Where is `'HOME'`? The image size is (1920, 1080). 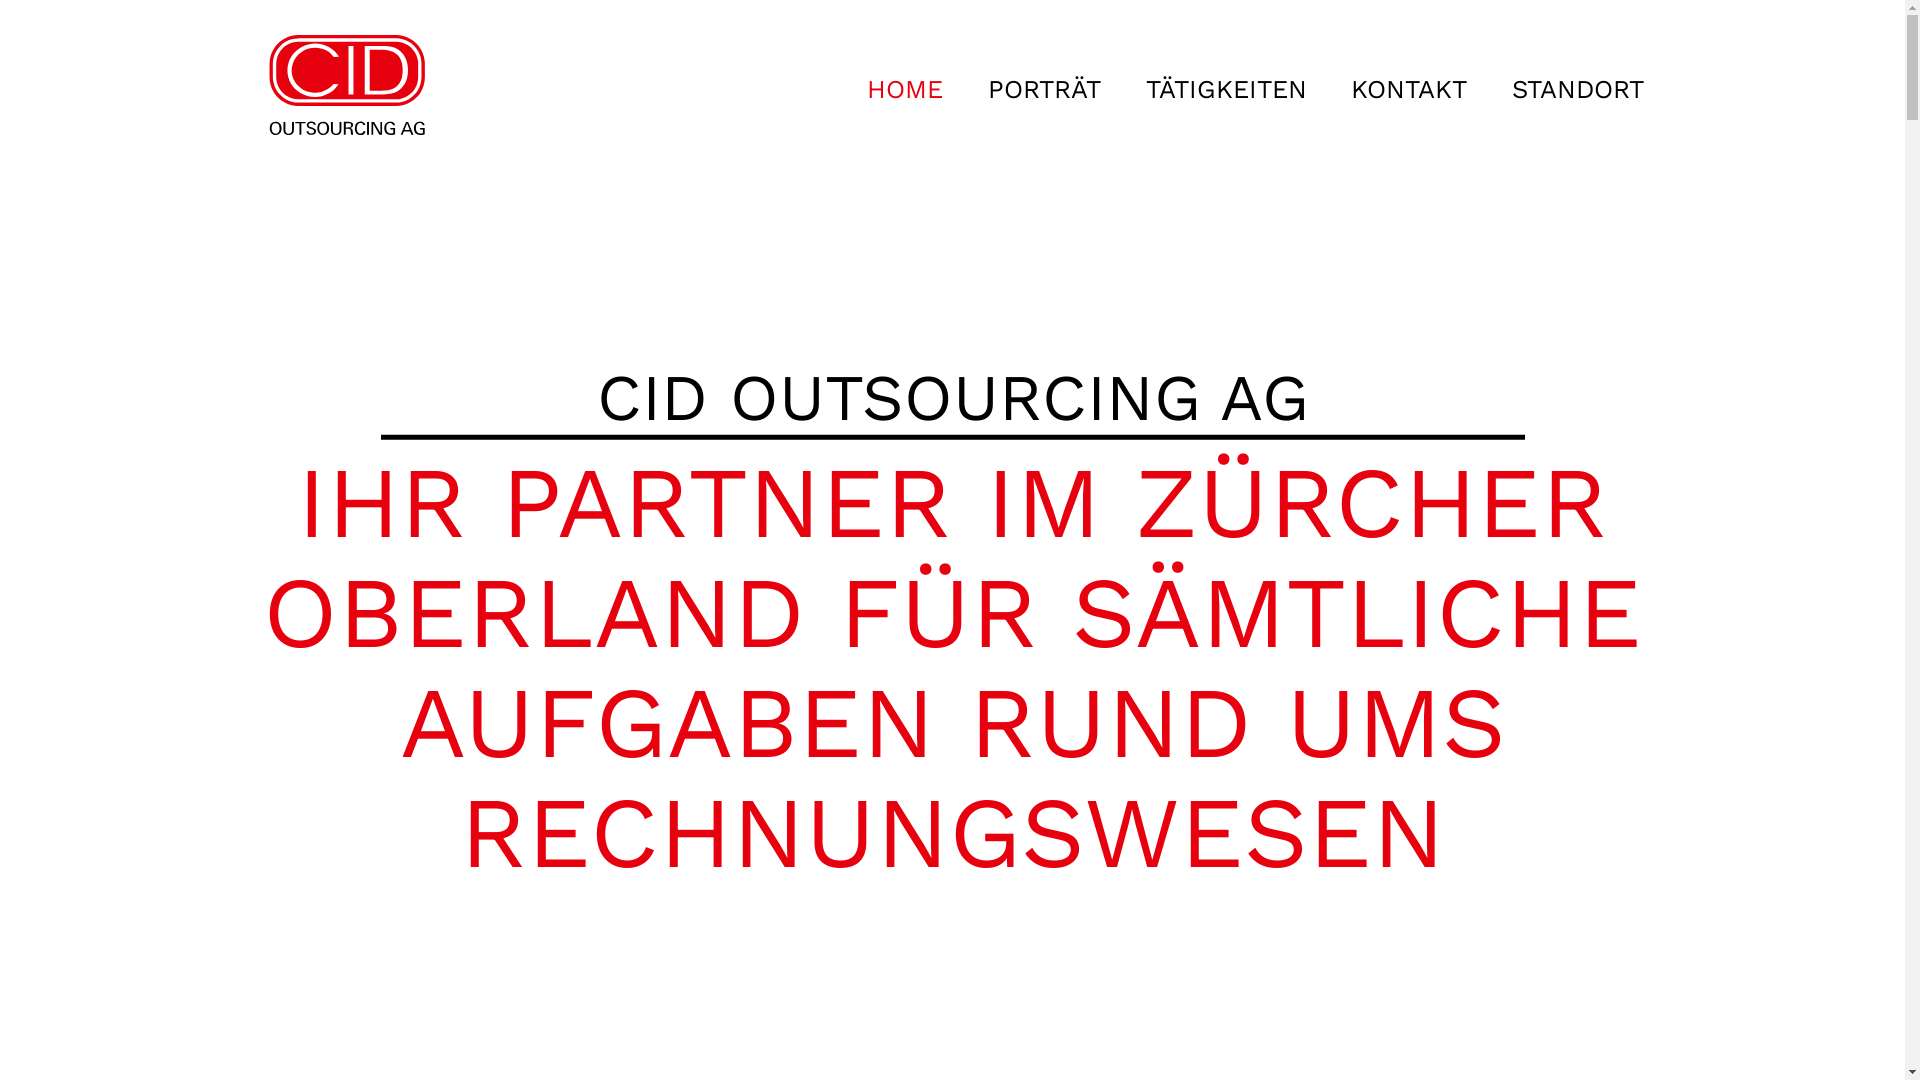
'HOME' is located at coordinates (844, 80).